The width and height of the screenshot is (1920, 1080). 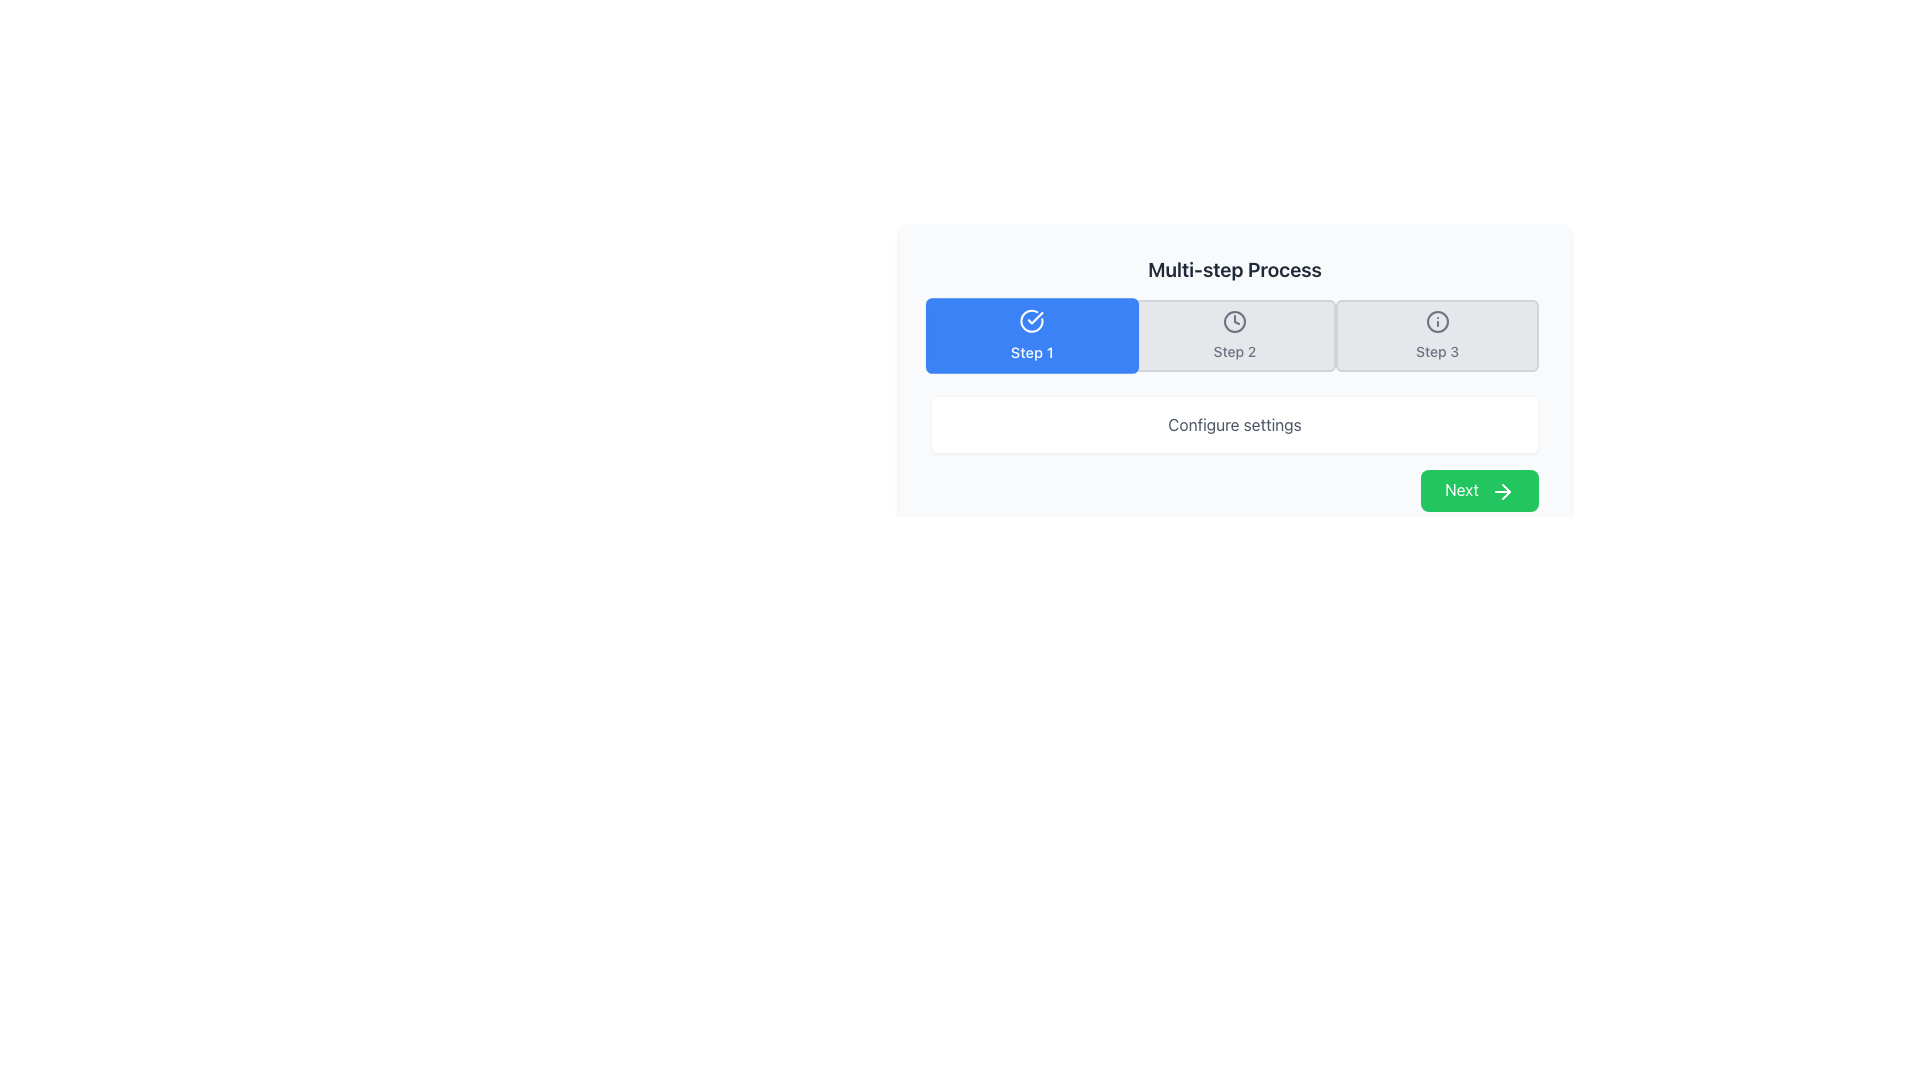 I want to click on the circular outline of the clock icon representing 'Step 2' in the multi-step progress bar located in the top-middle portion of the interface, so click(x=1233, y=320).